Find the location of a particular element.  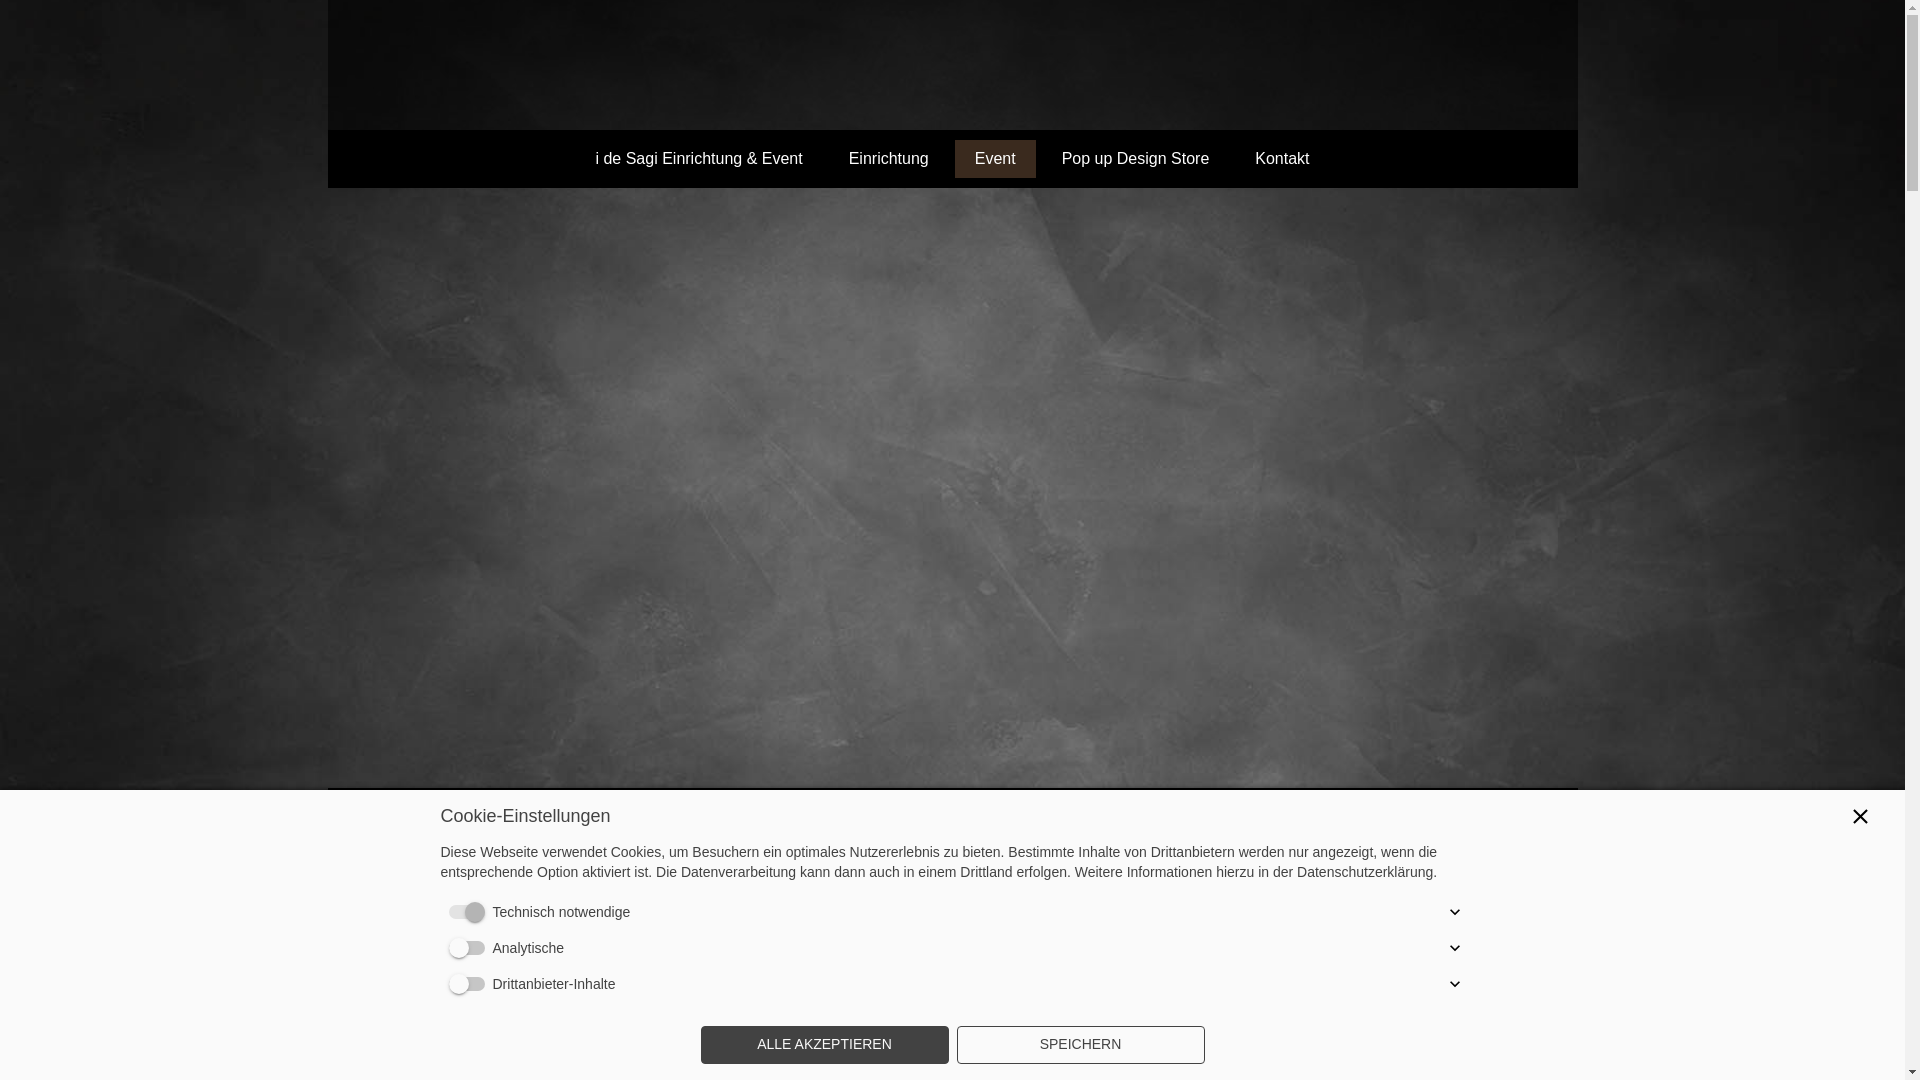

'Event' is located at coordinates (995, 157).